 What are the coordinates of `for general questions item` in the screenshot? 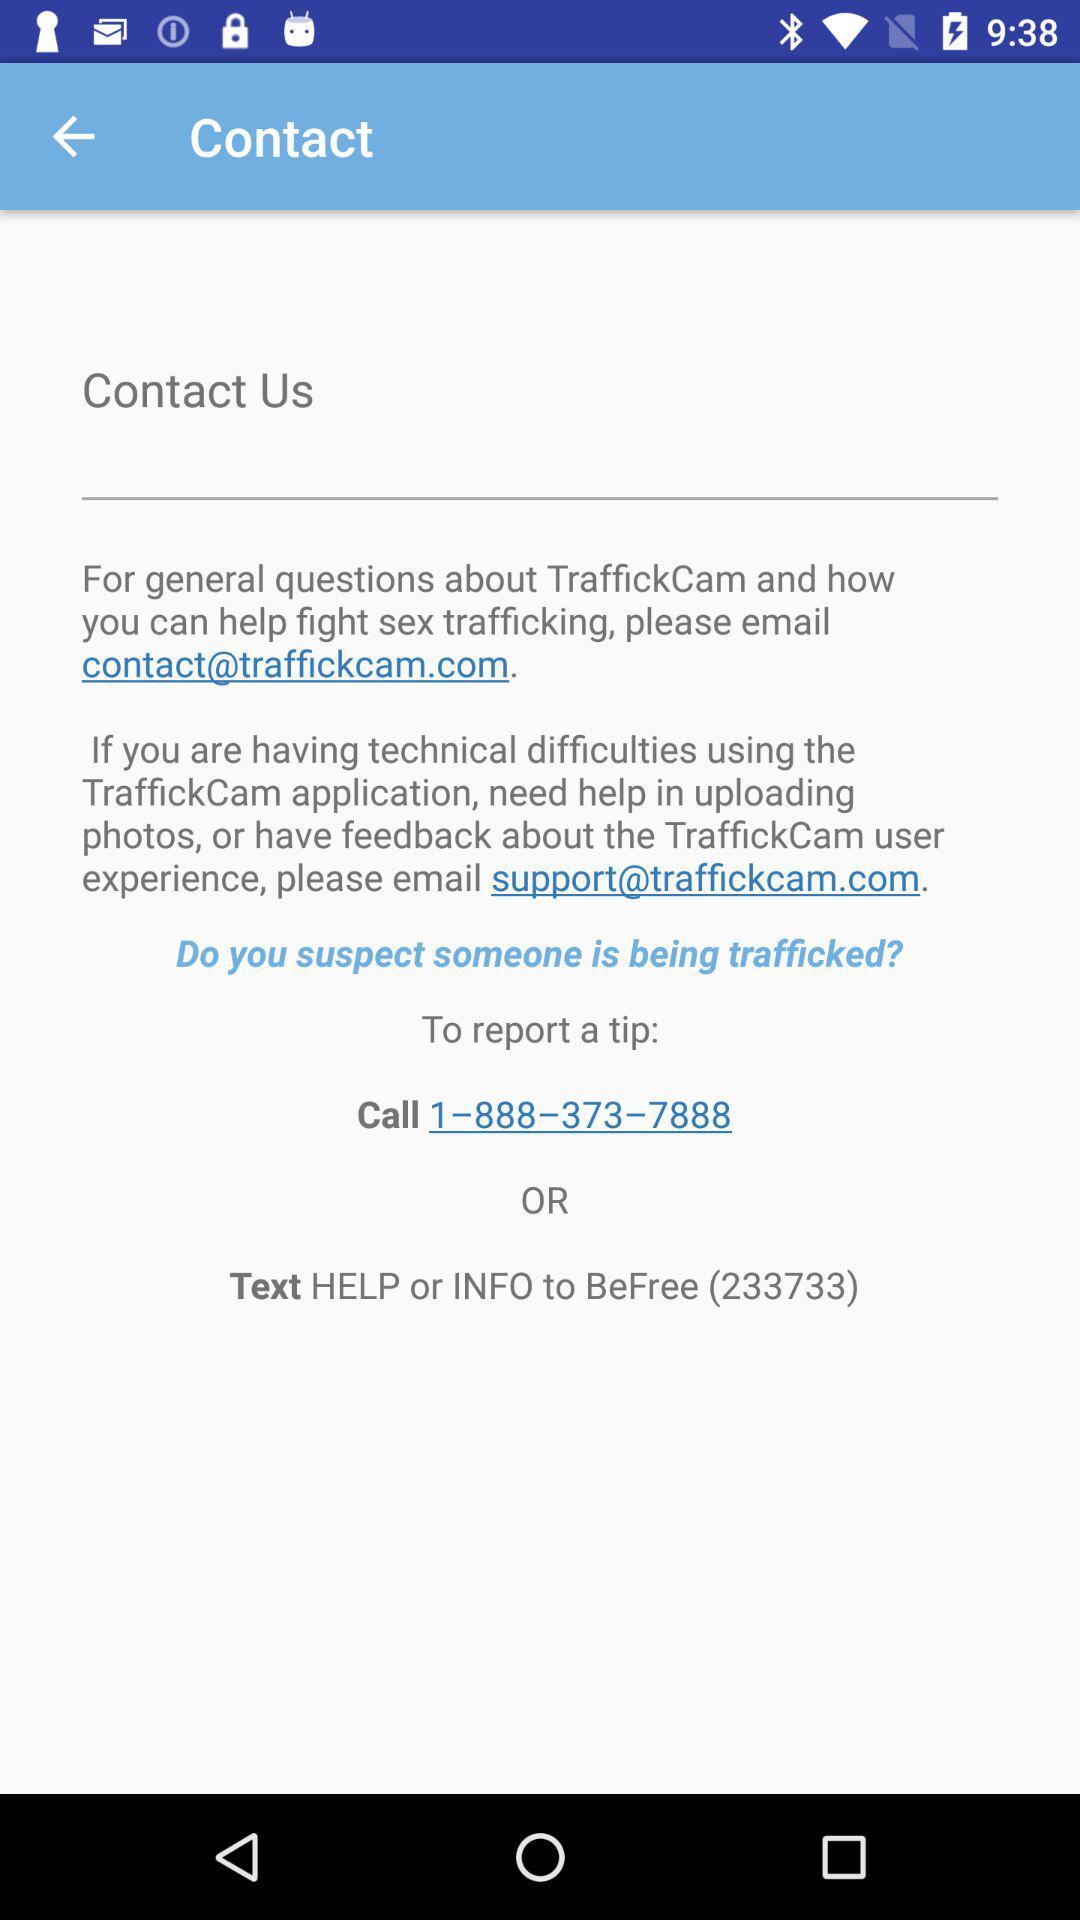 It's located at (540, 726).